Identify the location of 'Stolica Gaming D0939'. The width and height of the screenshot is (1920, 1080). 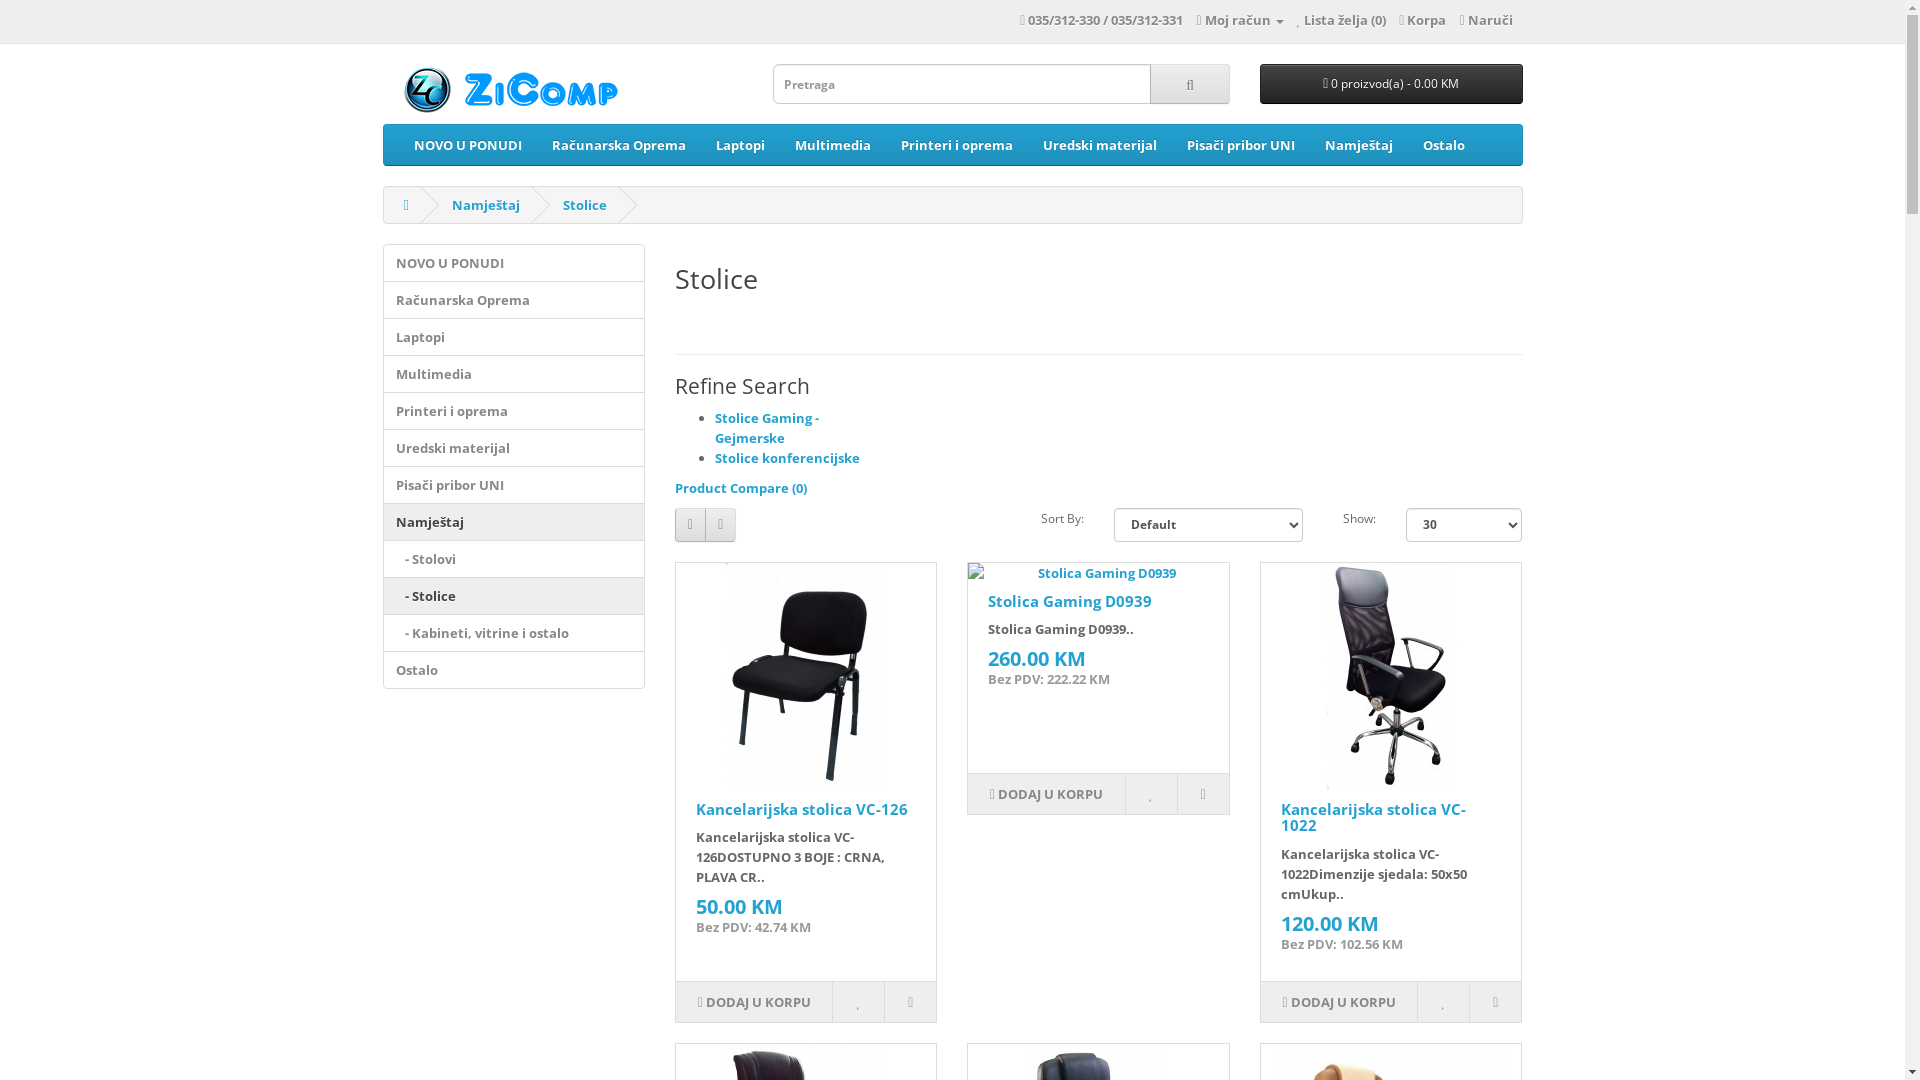
(1069, 600).